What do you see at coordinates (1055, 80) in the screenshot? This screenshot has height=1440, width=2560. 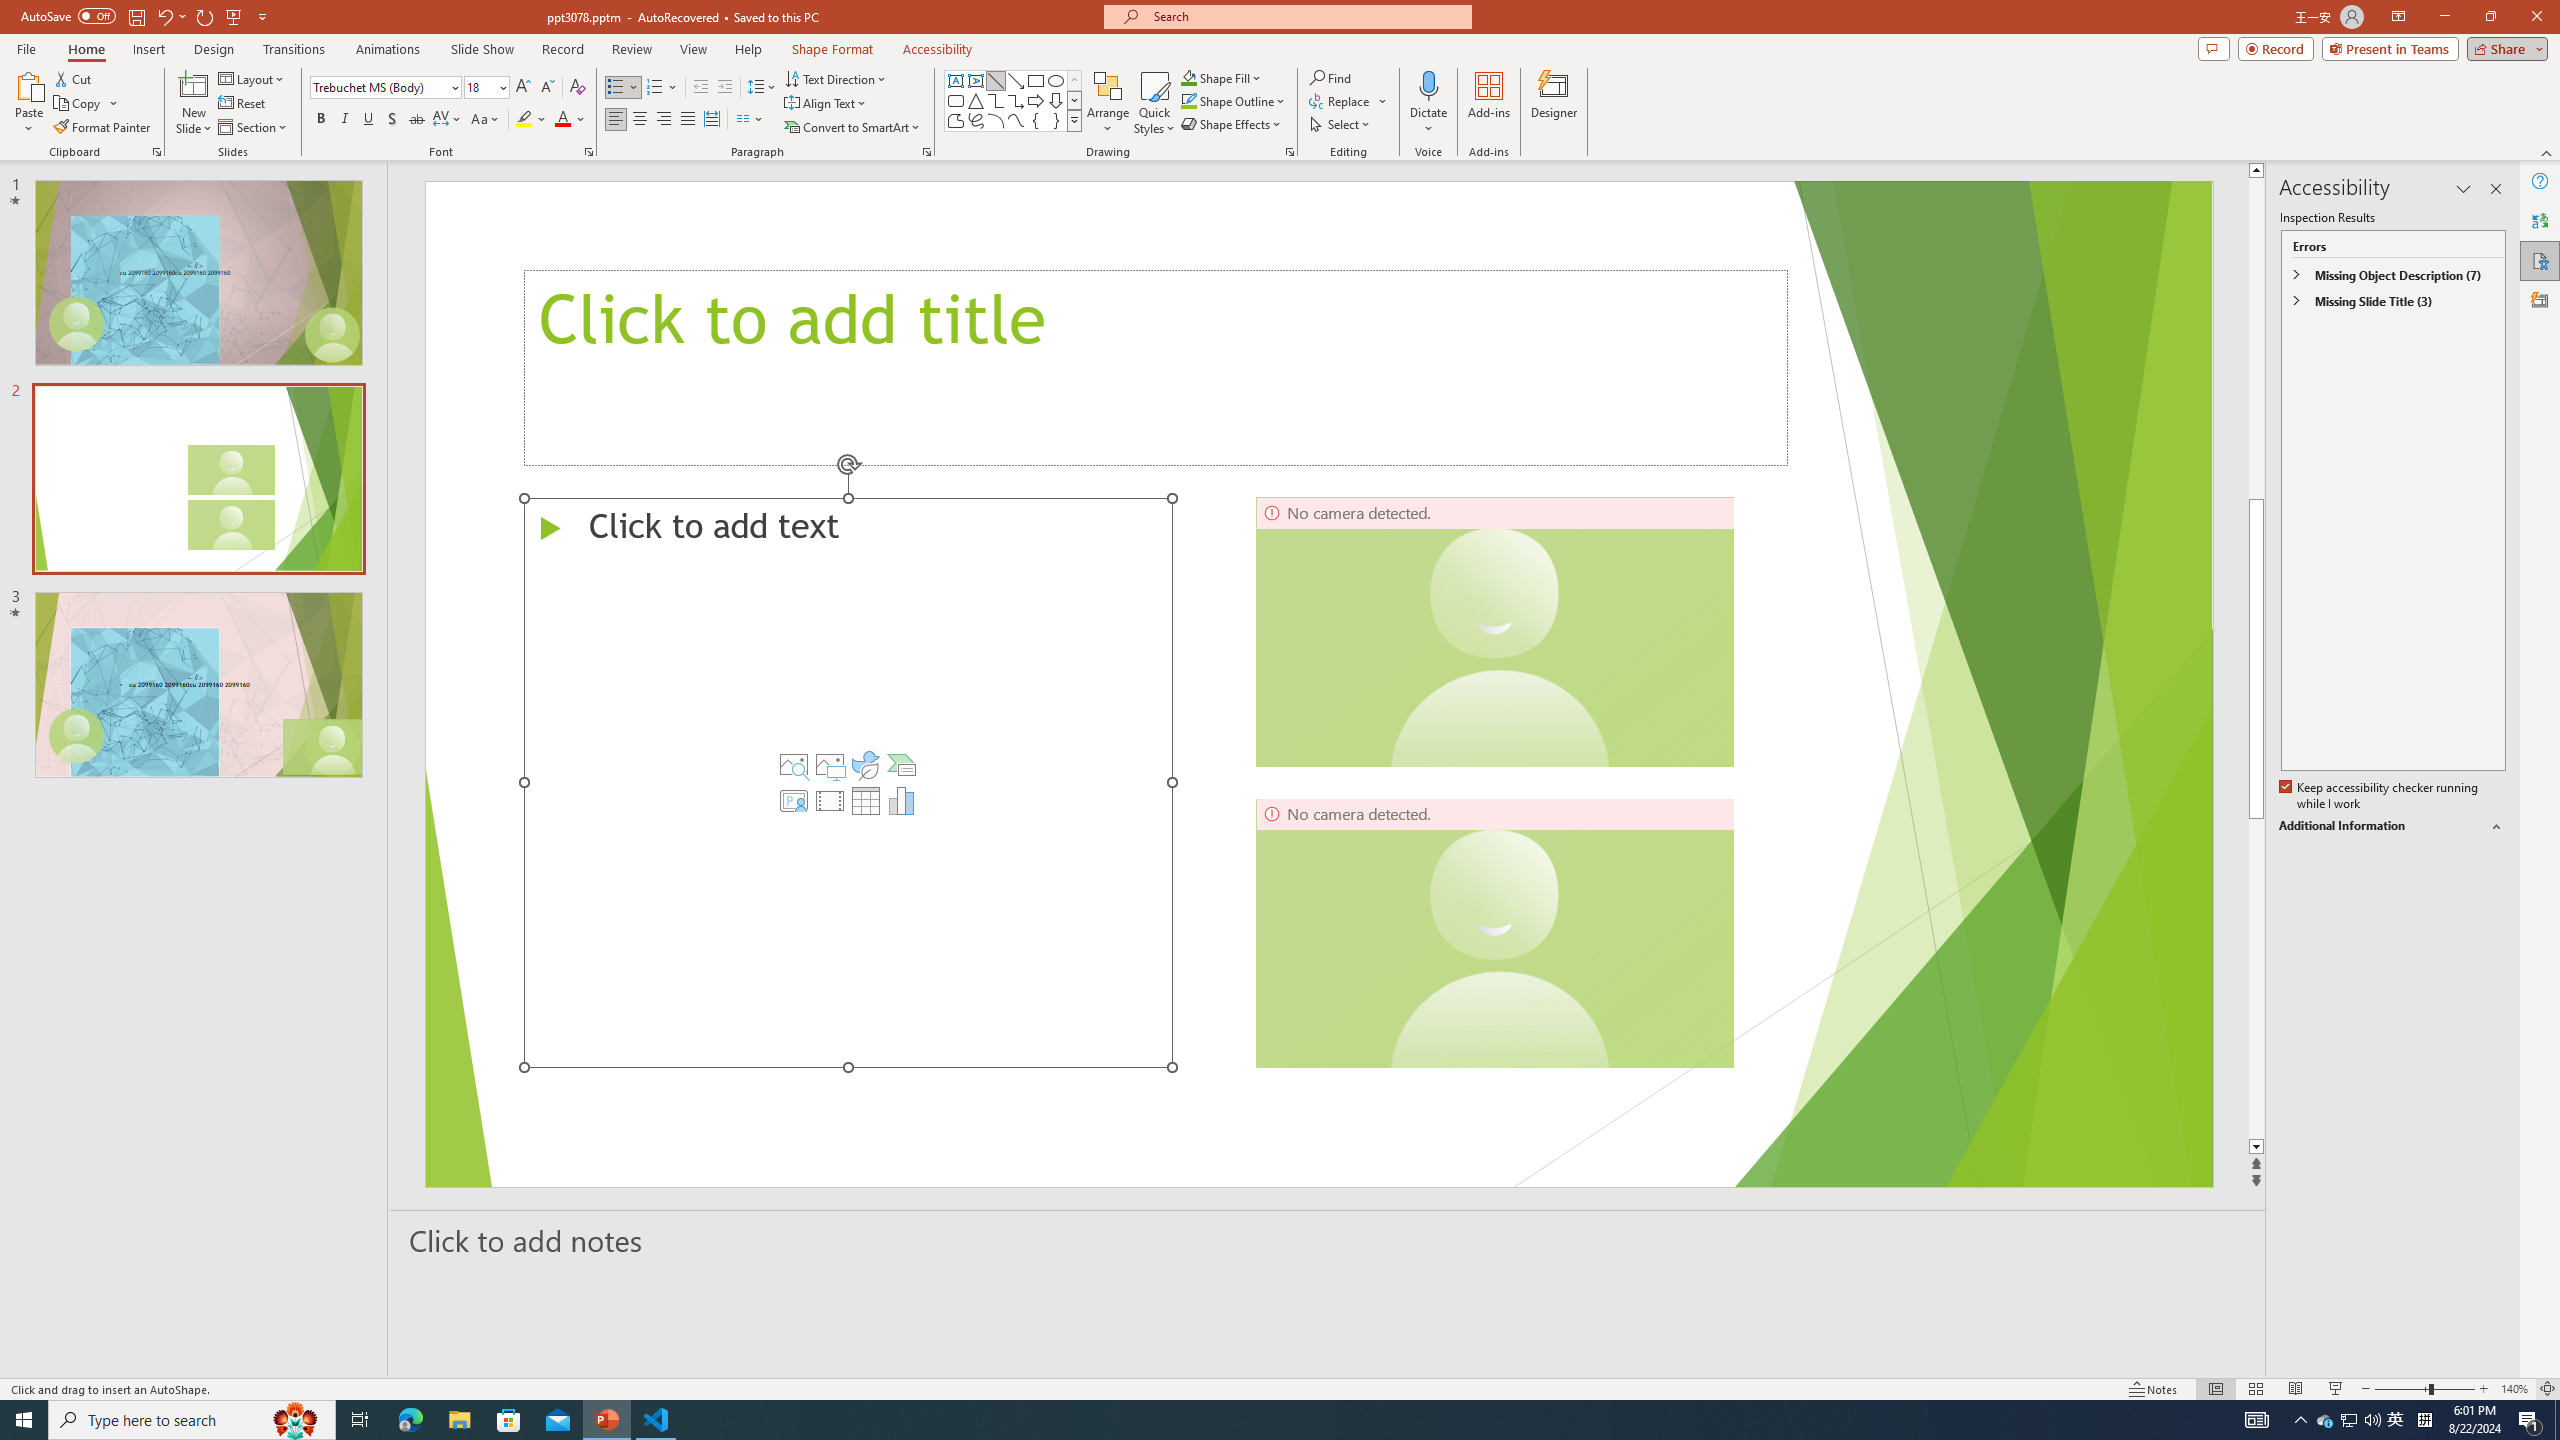 I see `'Oval'` at bounding box center [1055, 80].